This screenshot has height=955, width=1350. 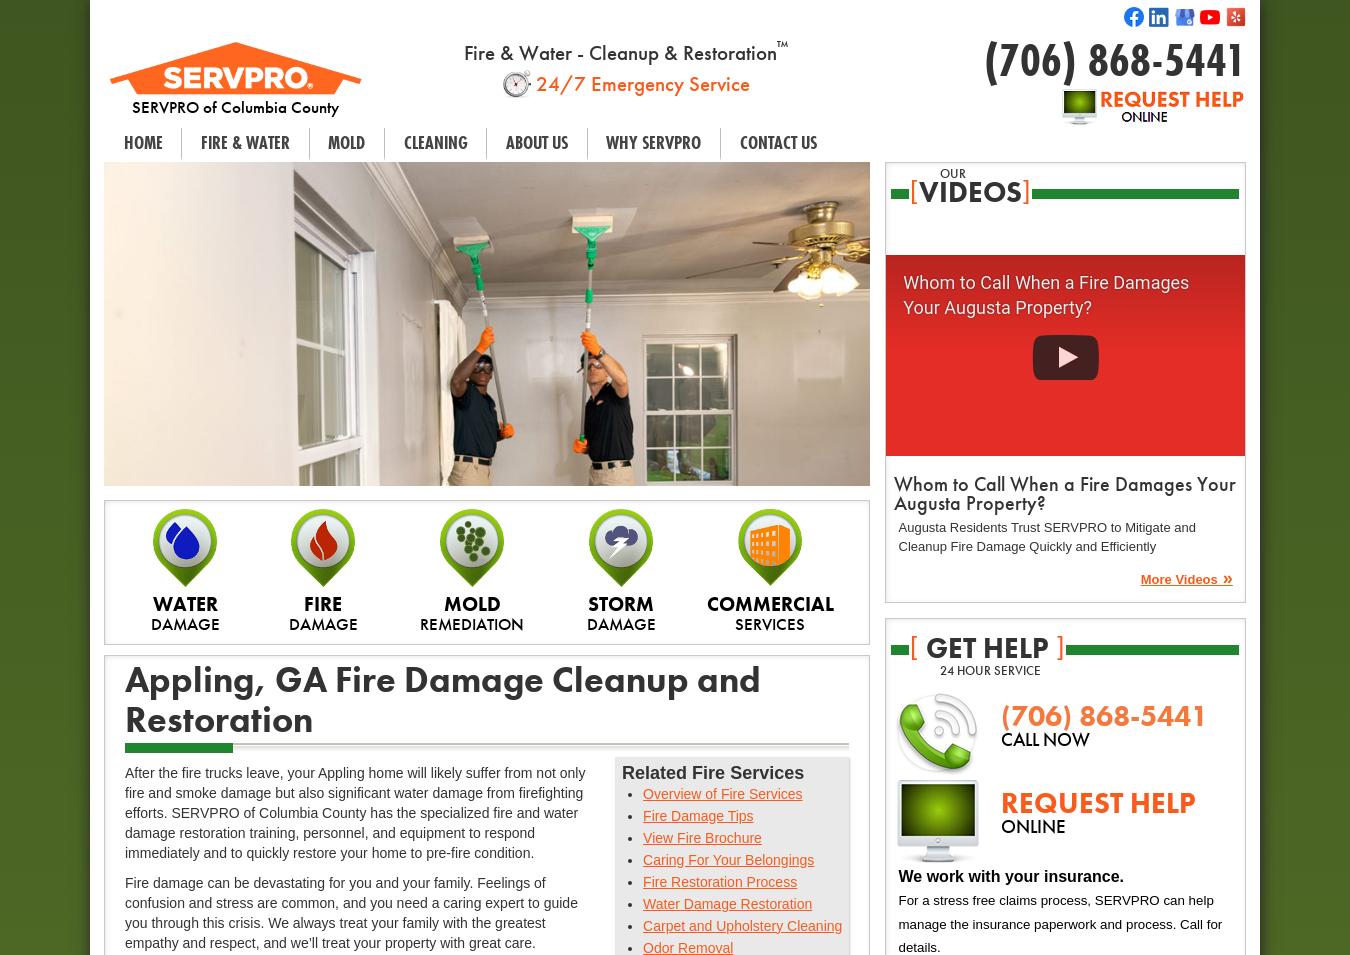 What do you see at coordinates (1044, 737) in the screenshot?
I see `'CALL NOW'` at bounding box center [1044, 737].